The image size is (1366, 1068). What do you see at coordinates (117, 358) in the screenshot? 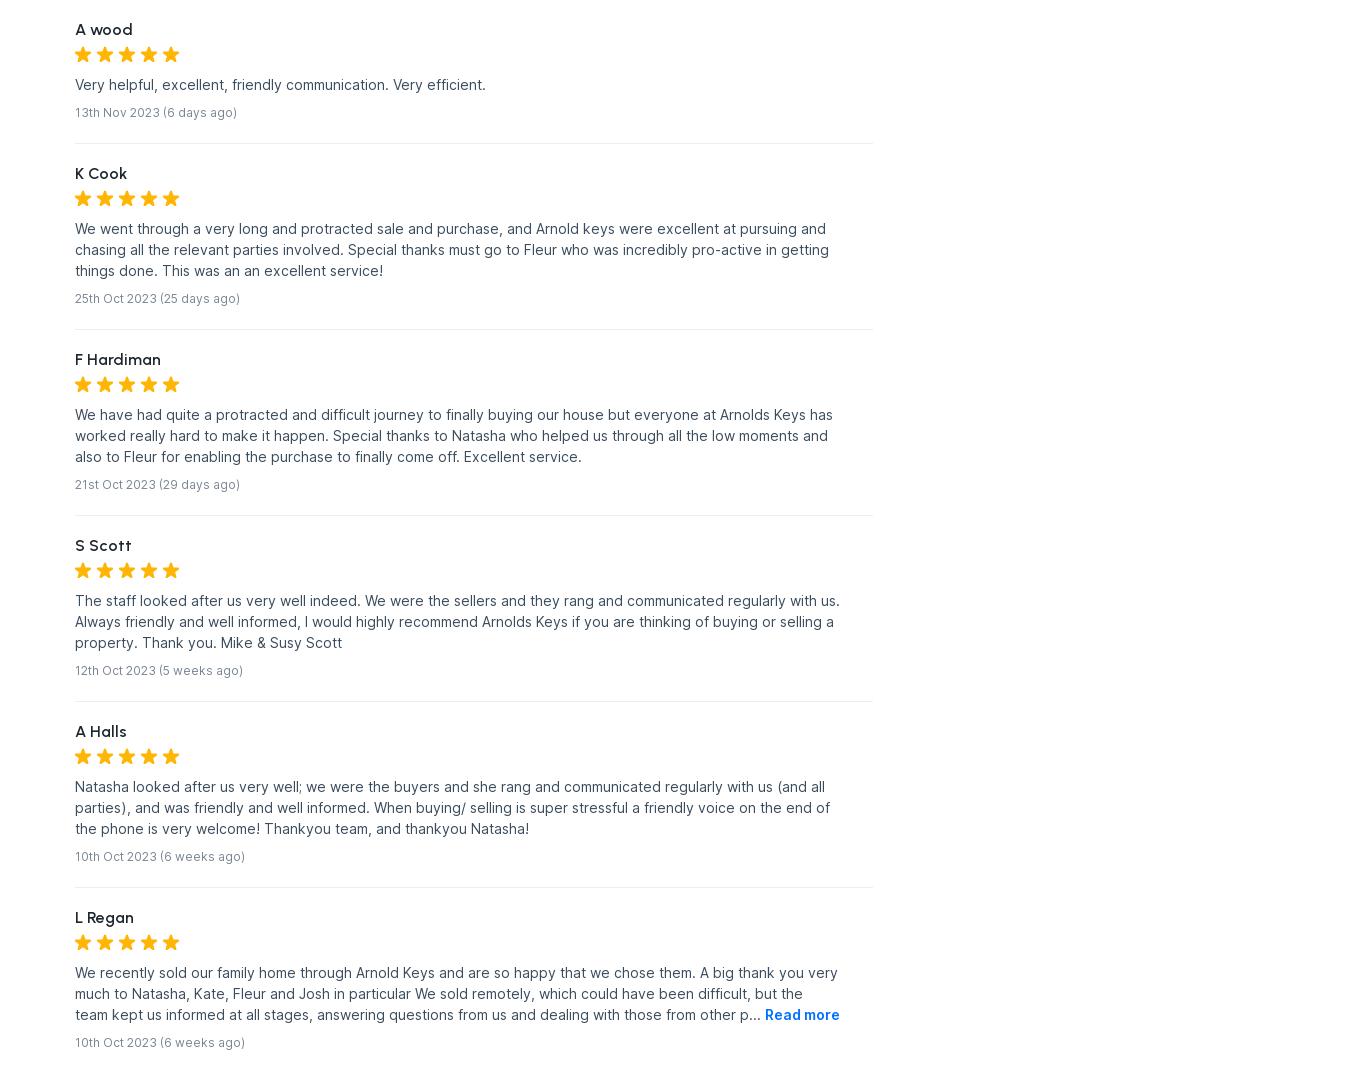
I see `'F Hardiman'` at bounding box center [117, 358].